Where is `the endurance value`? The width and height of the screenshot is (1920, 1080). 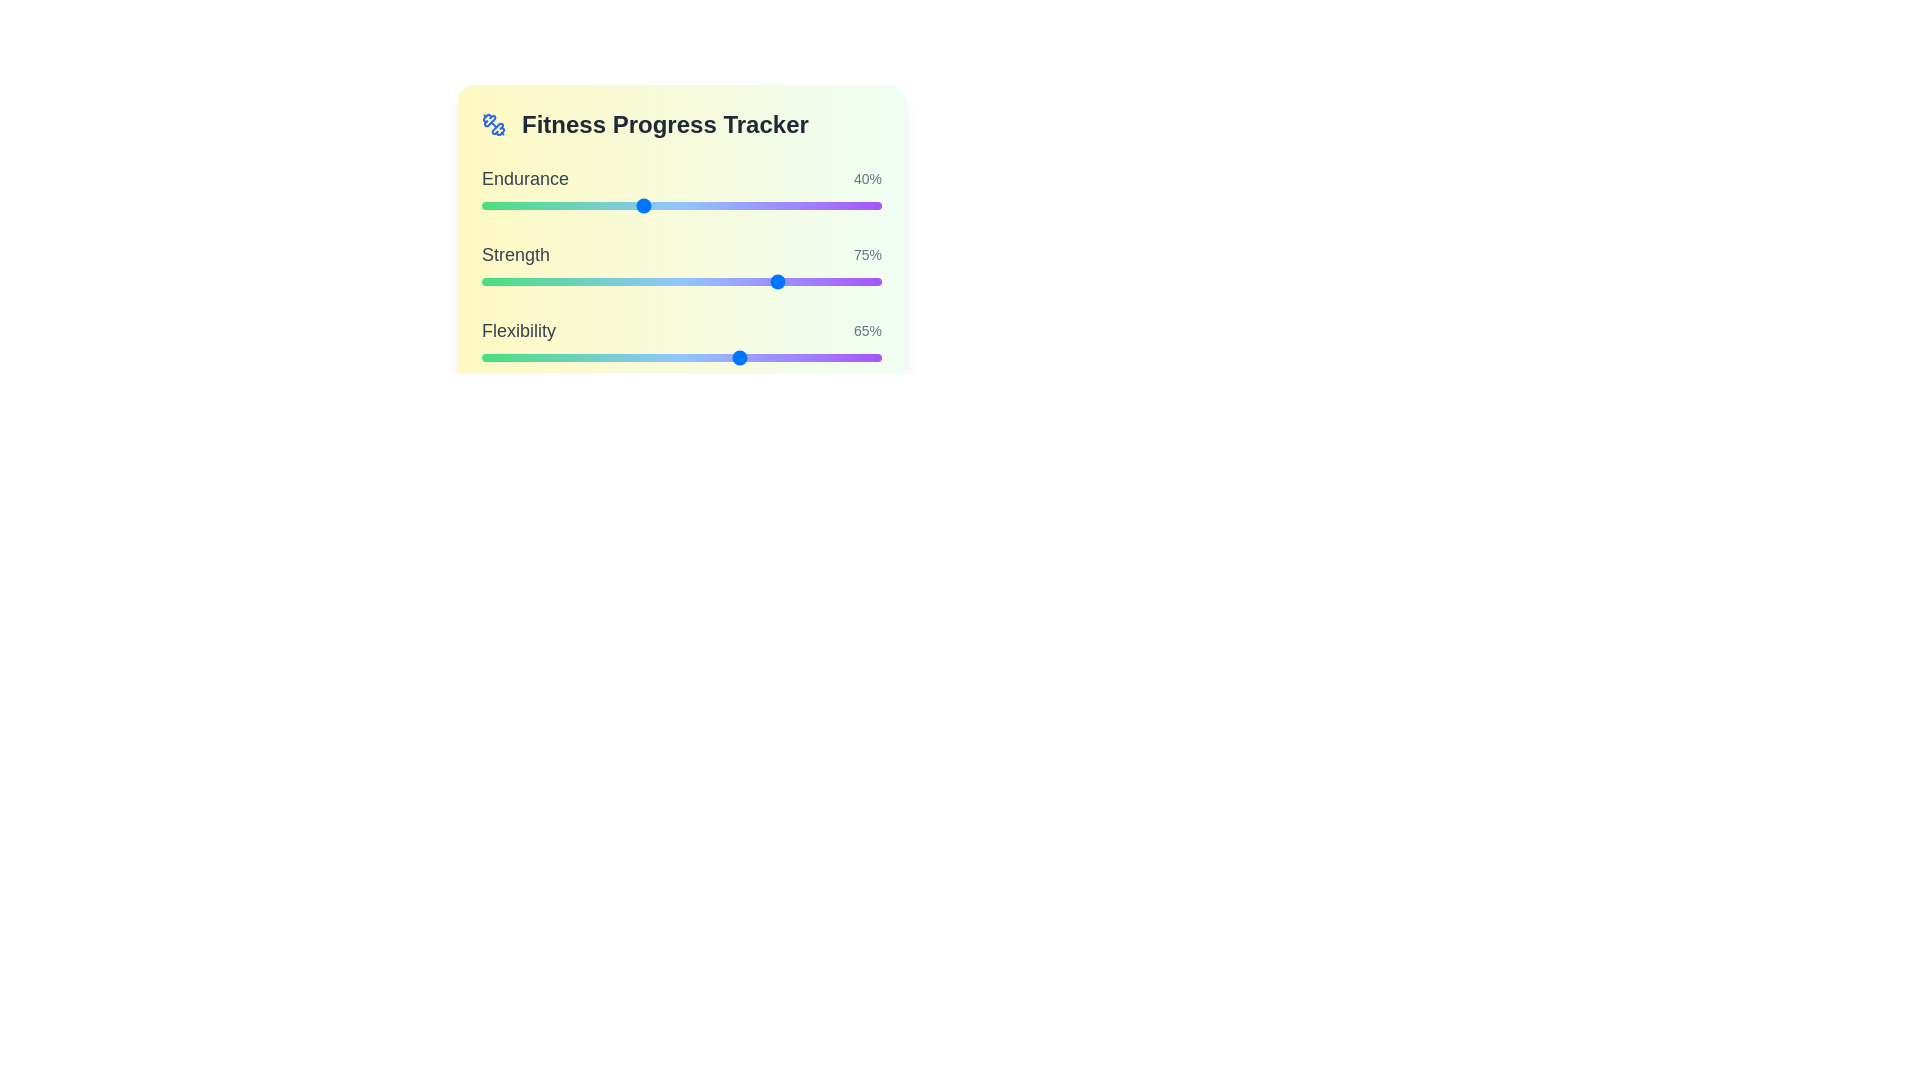
the endurance value is located at coordinates (653, 205).